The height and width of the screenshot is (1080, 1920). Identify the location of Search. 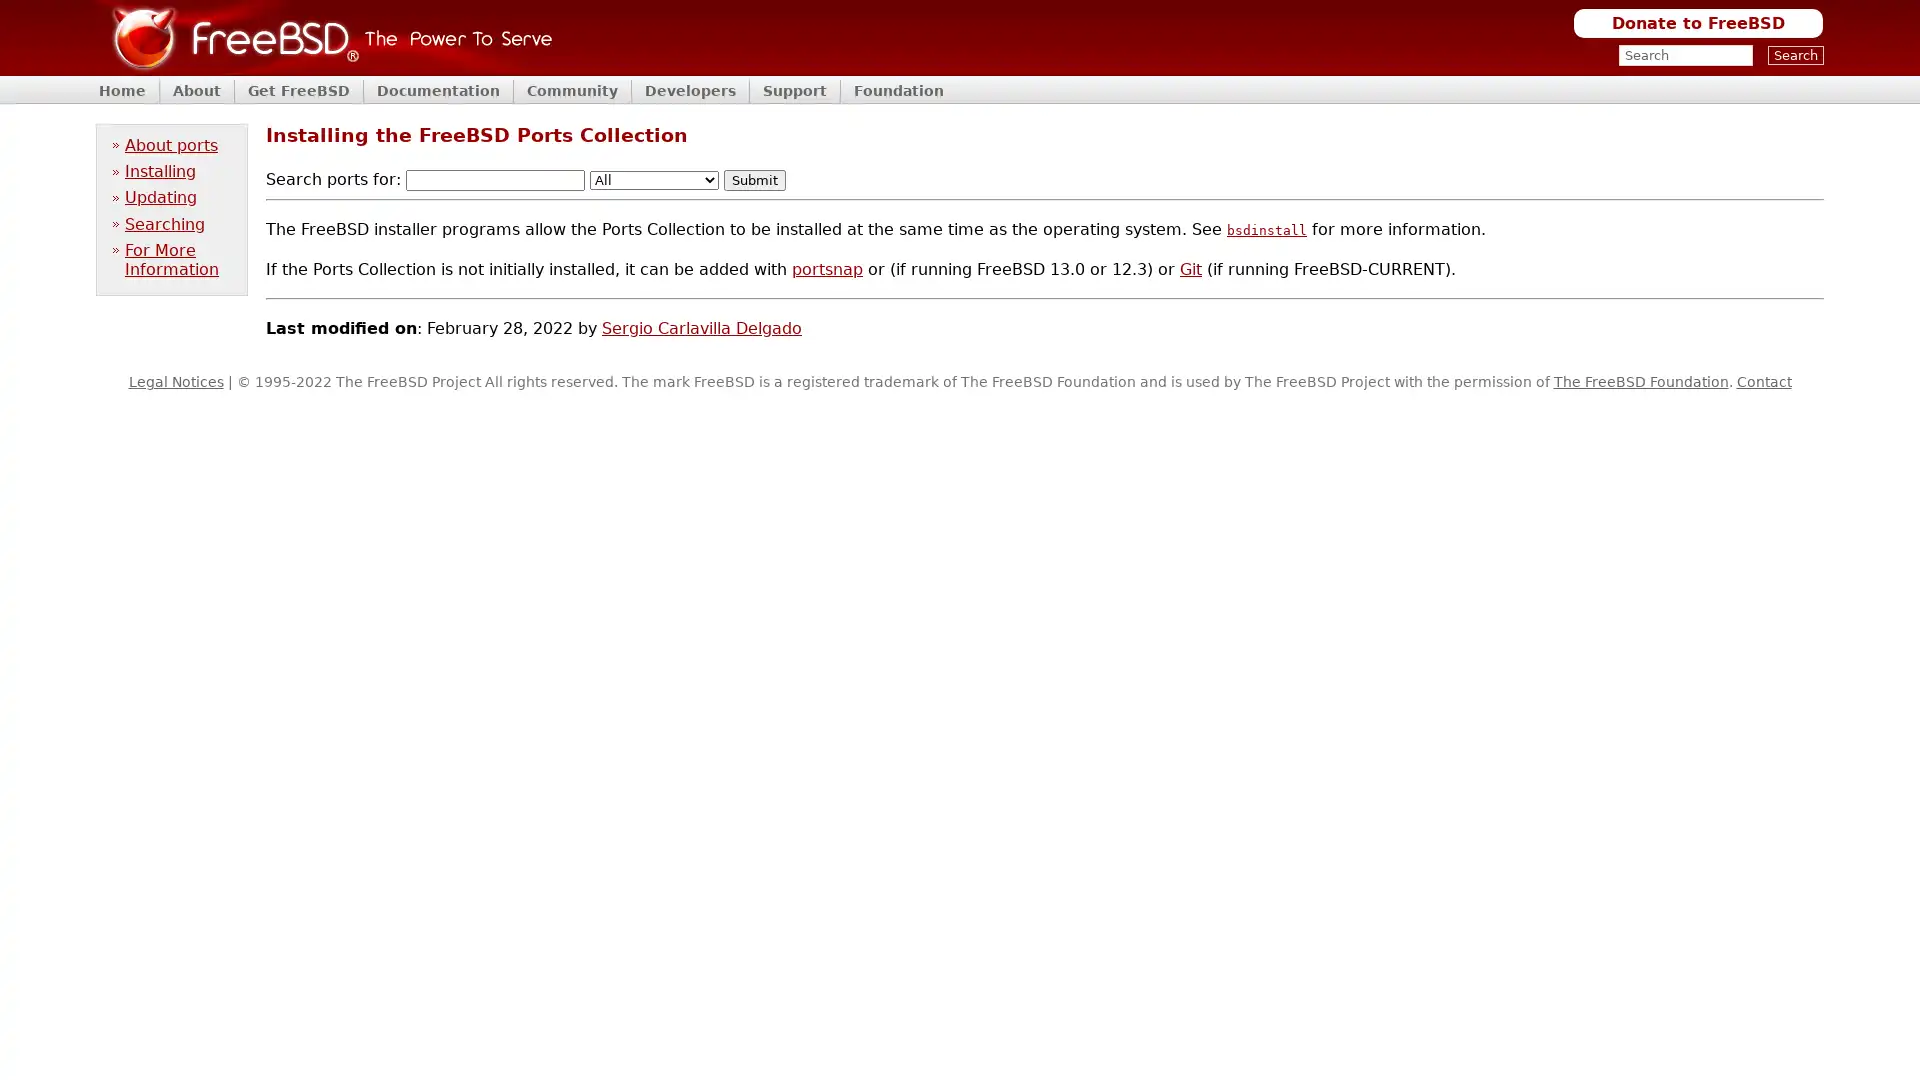
(1795, 54).